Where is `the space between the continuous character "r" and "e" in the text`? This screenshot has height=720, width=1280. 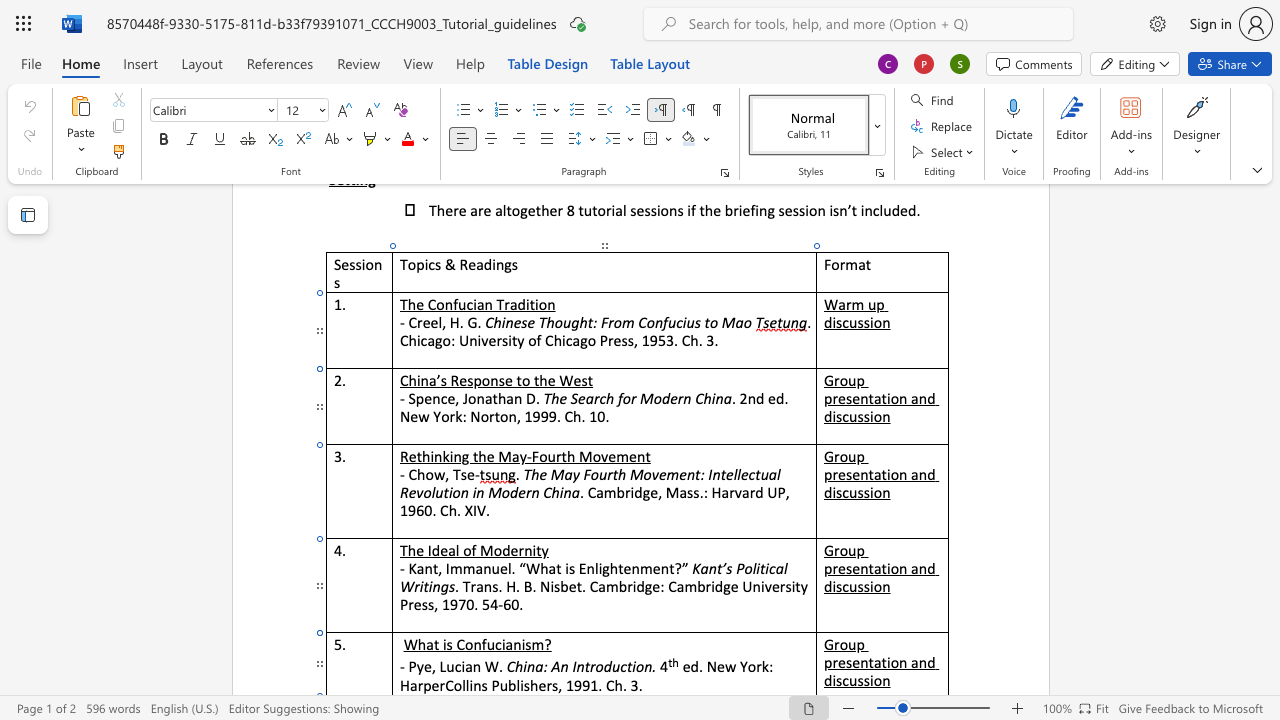 the space between the continuous character "r" and "e" in the text is located at coordinates (838, 662).